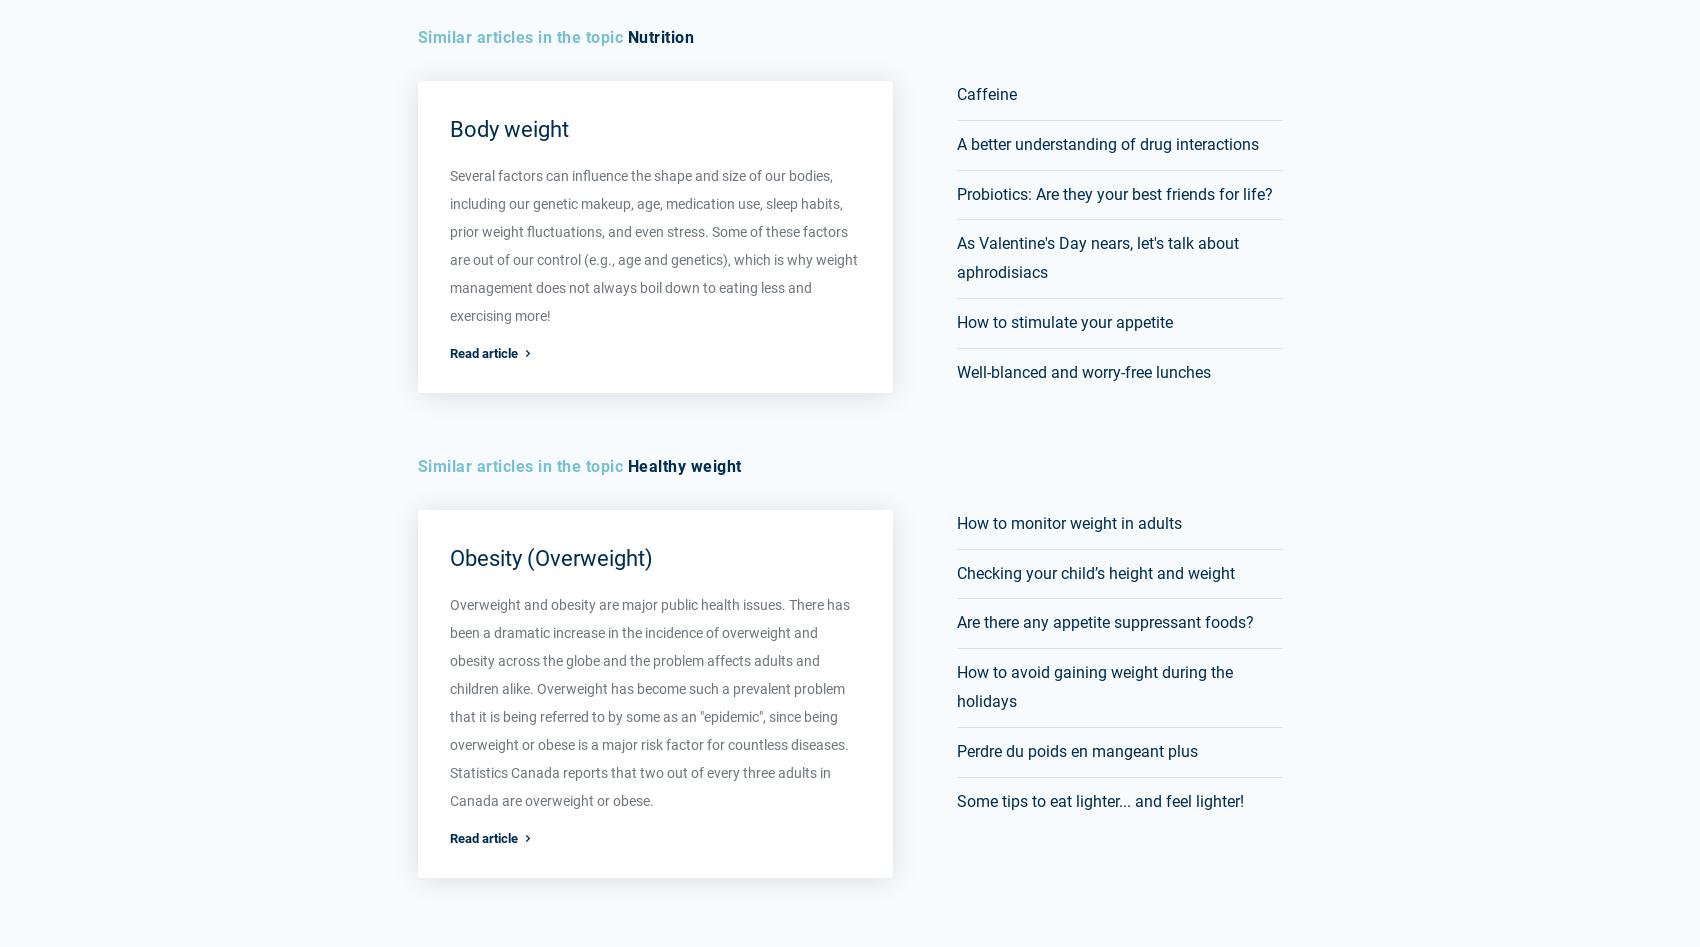 The image size is (1700, 947). I want to click on 'Overweight and obesity are major public health issues. There has been a dramatic increase in the incidence of overweight and obesity across the globe and the problem affects adults and children alike. Overweight has become such a prevalent problem that it is being referred to by some as an "epidemic", since being overweight or obese is a major risk factor for countless diseases. Statistics Canada reports that two out of every three adults in Canada are overweight or obese.', so click(649, 701).